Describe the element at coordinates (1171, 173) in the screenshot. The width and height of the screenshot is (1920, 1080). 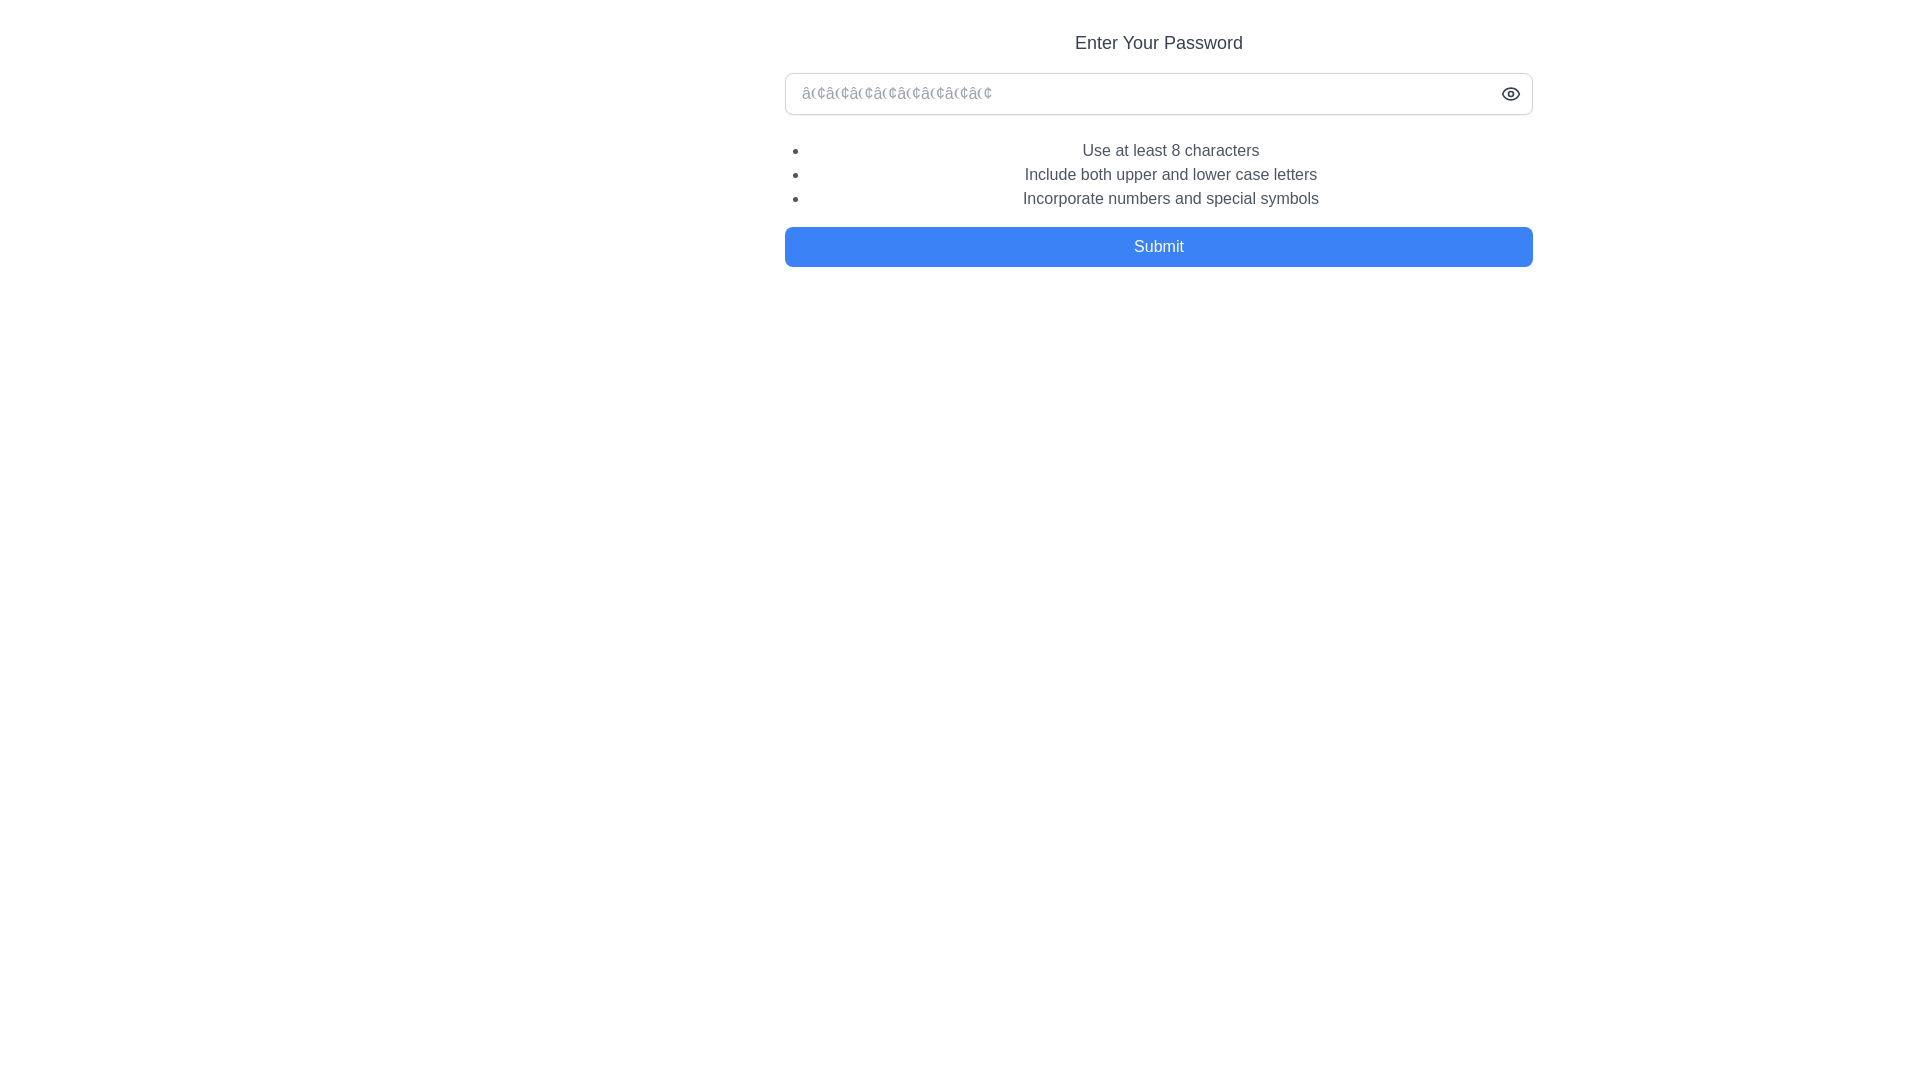
I see `guidance text snippet 'Include both upper and lower case letters' which is the second item in a bullet-pointed list` at that location.